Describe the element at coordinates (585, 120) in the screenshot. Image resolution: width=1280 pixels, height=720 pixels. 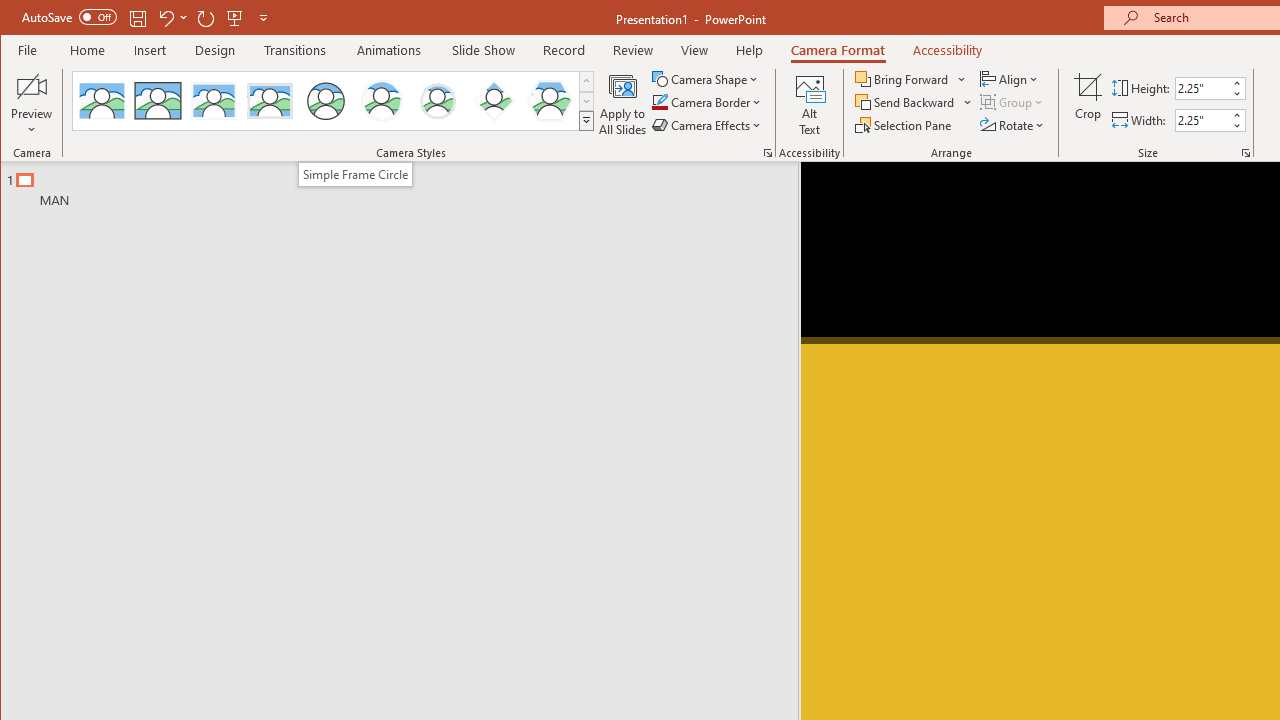
I see `'Camera Styles'` at that location.